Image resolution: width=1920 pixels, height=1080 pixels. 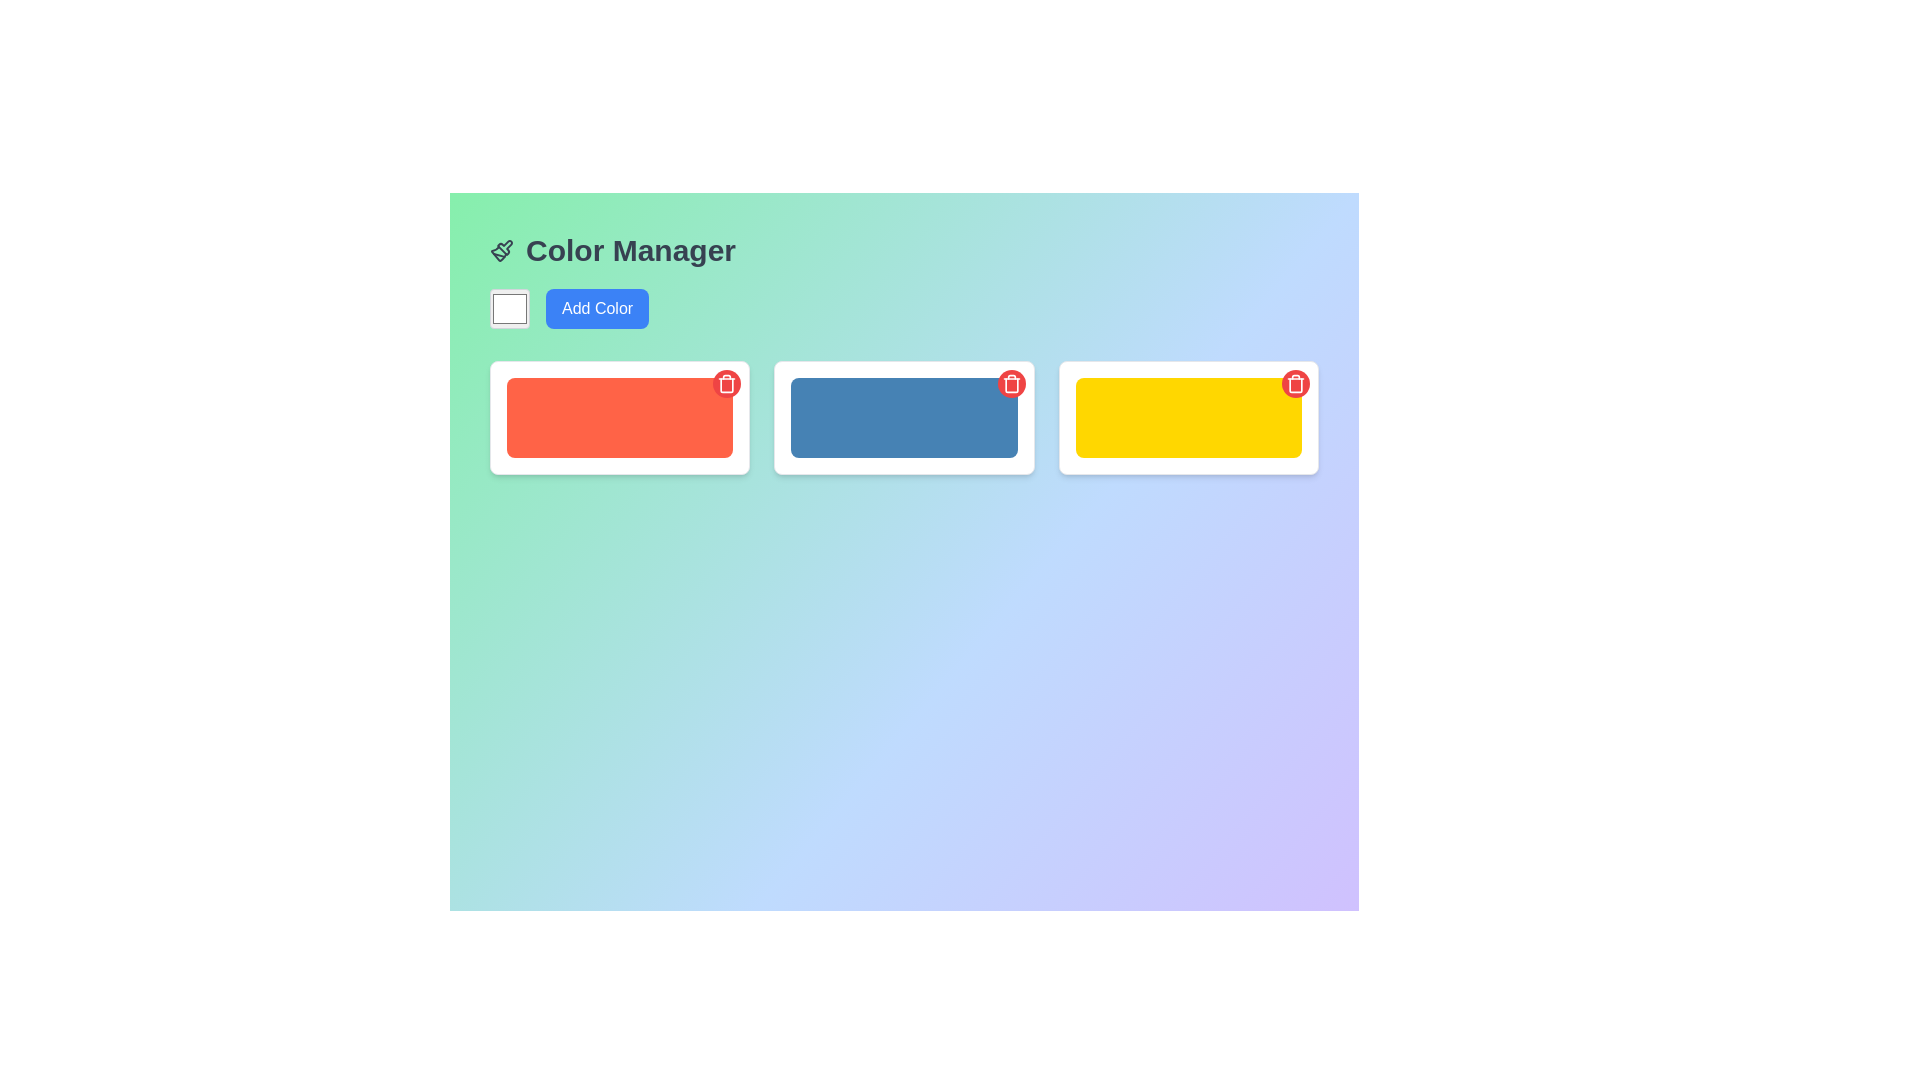 I want to click on the circular red delete button with a white trash can icon located in the upper-right corner of the blue rectangular element, so click(x=1011, y=384).